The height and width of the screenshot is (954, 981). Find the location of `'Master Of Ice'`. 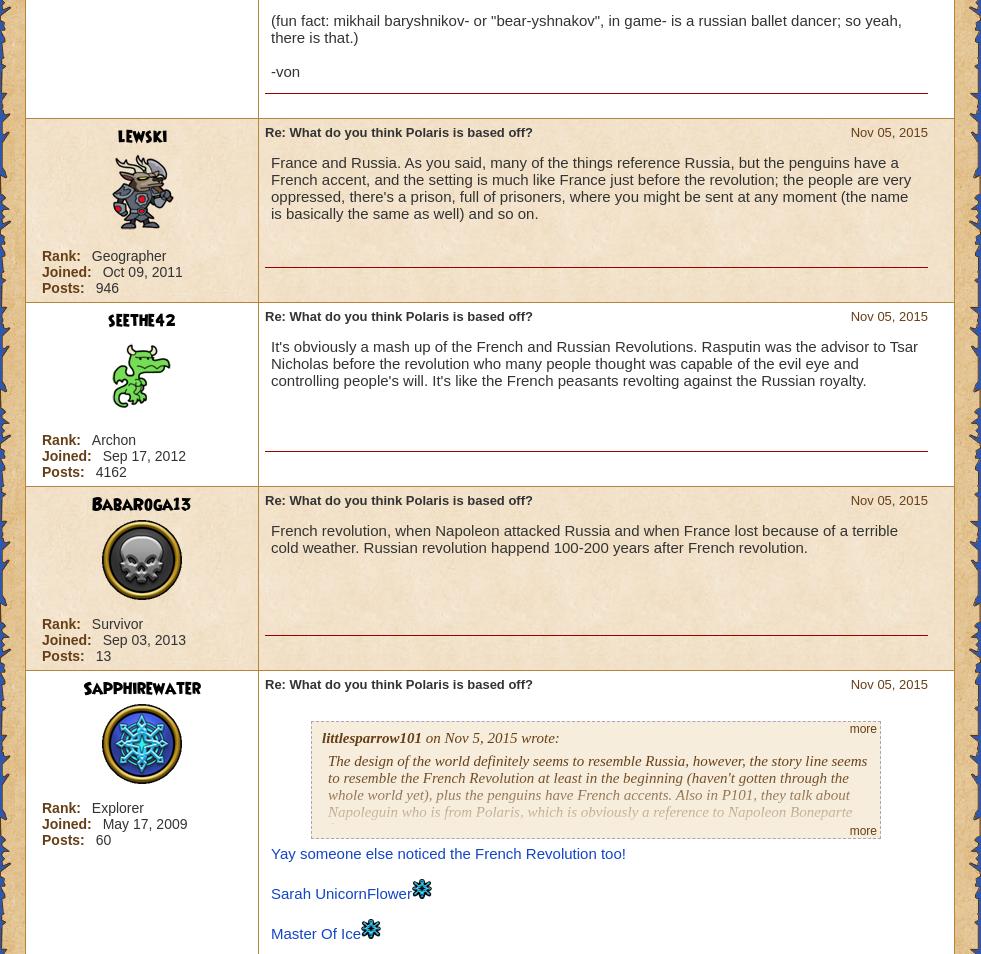

'Master Of Ice' is located at coordinates (314, 933).